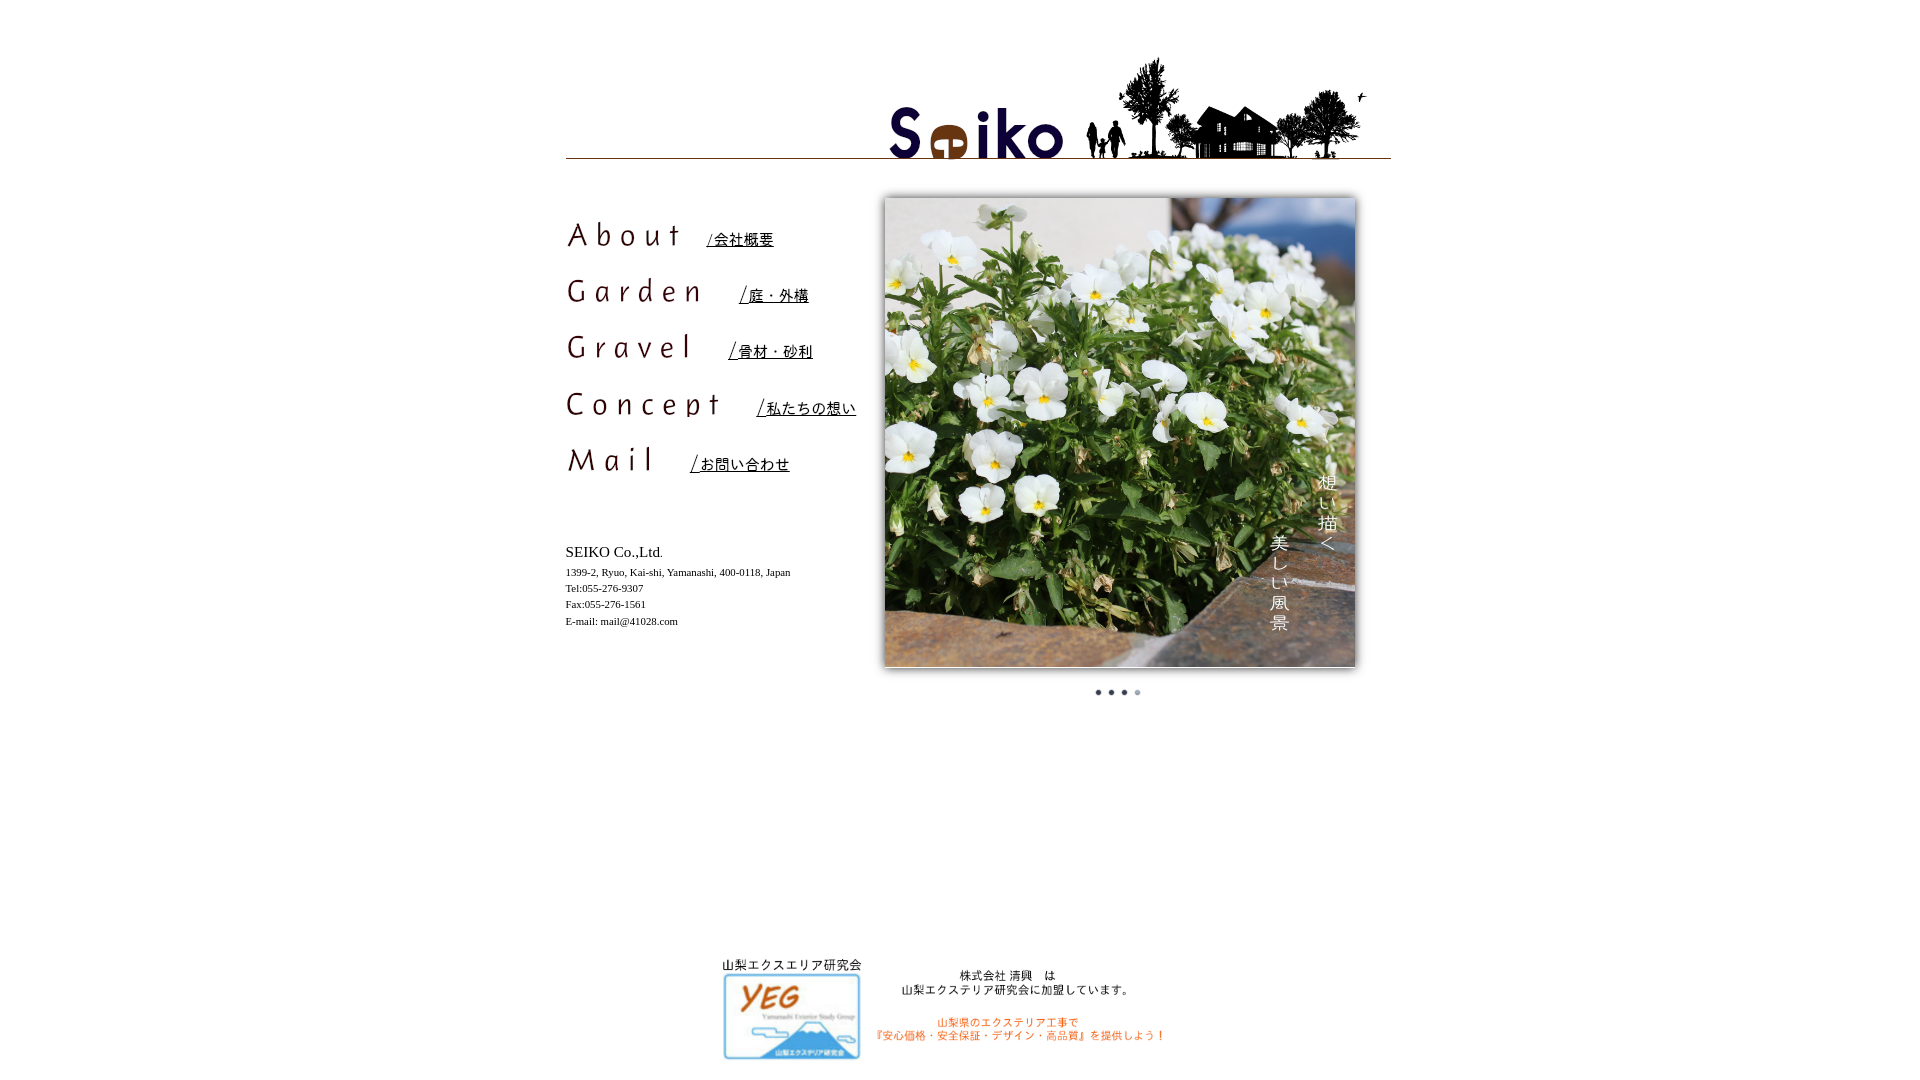 The width and height of the screenshot is (1920, 1080). I want to click on '2', so click(1109, 692).